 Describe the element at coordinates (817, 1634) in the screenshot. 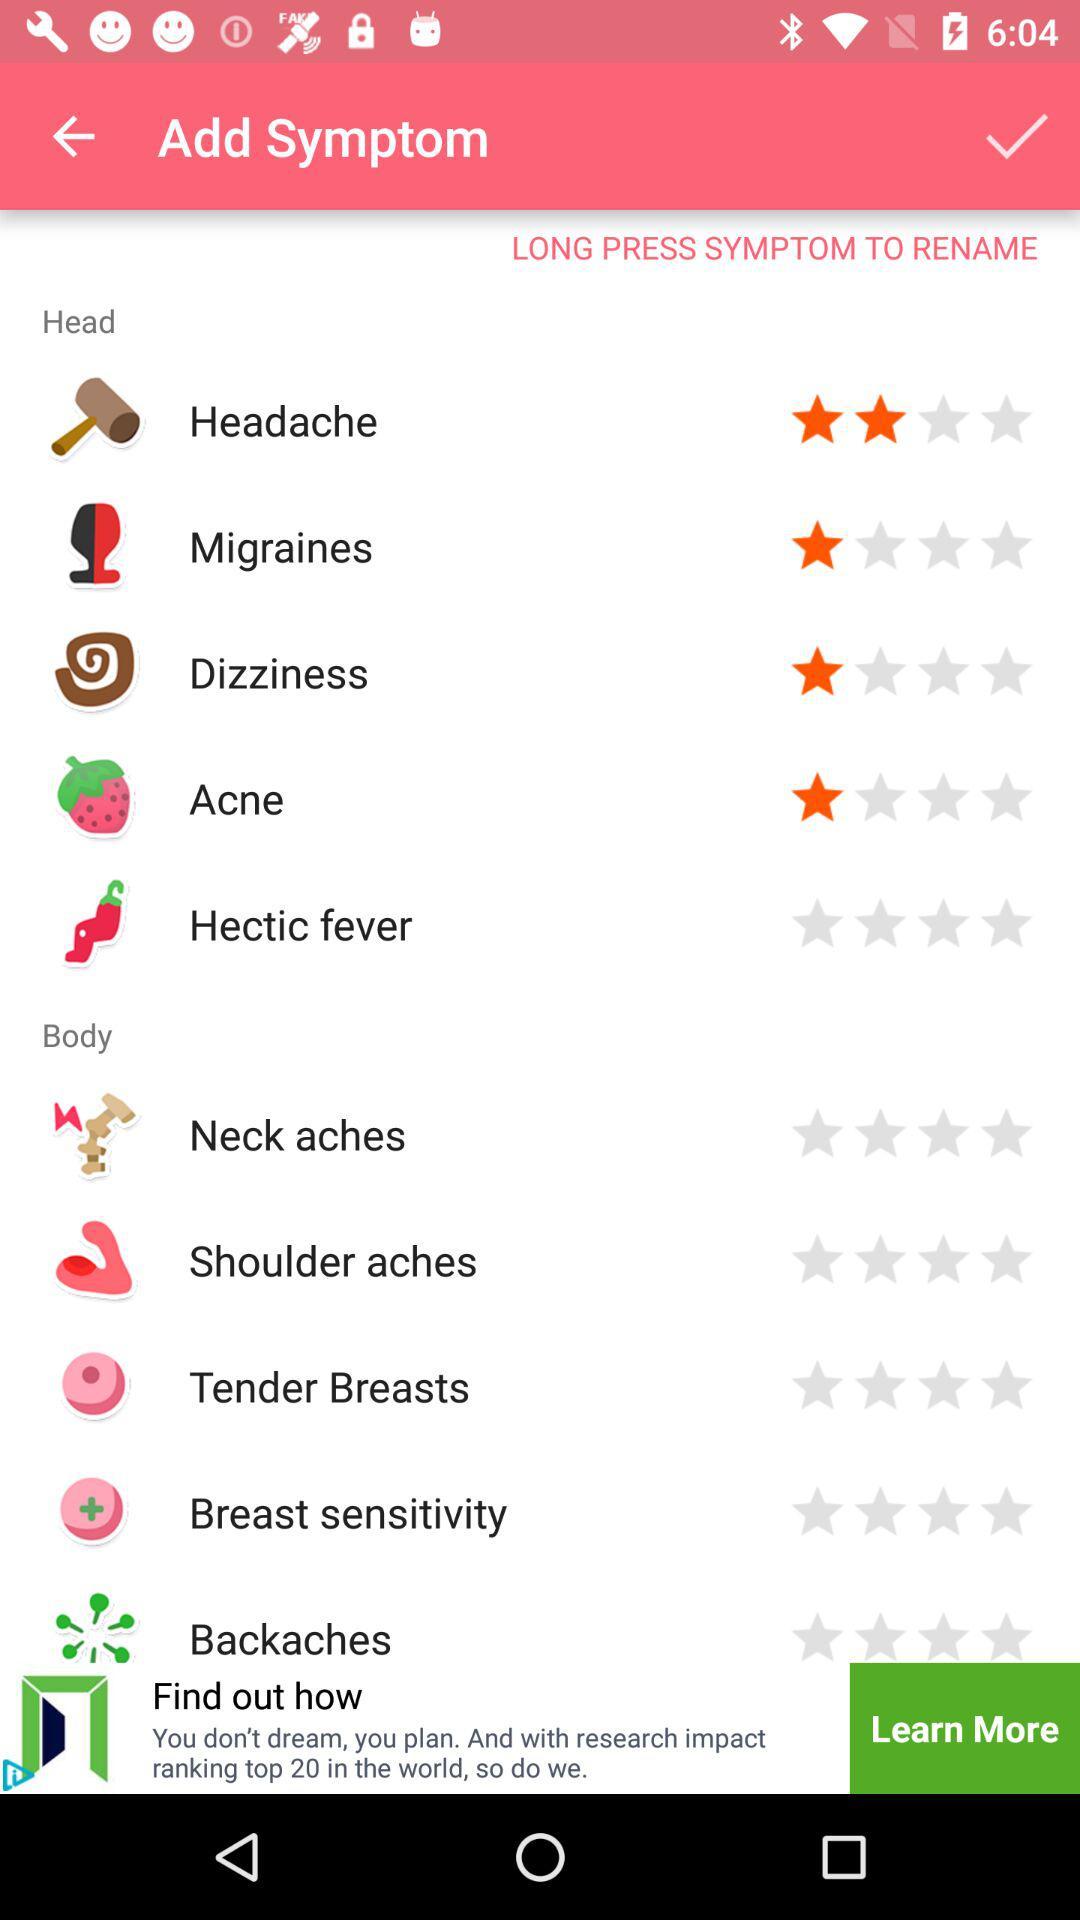

I see `rate the level of symptom` at that location.